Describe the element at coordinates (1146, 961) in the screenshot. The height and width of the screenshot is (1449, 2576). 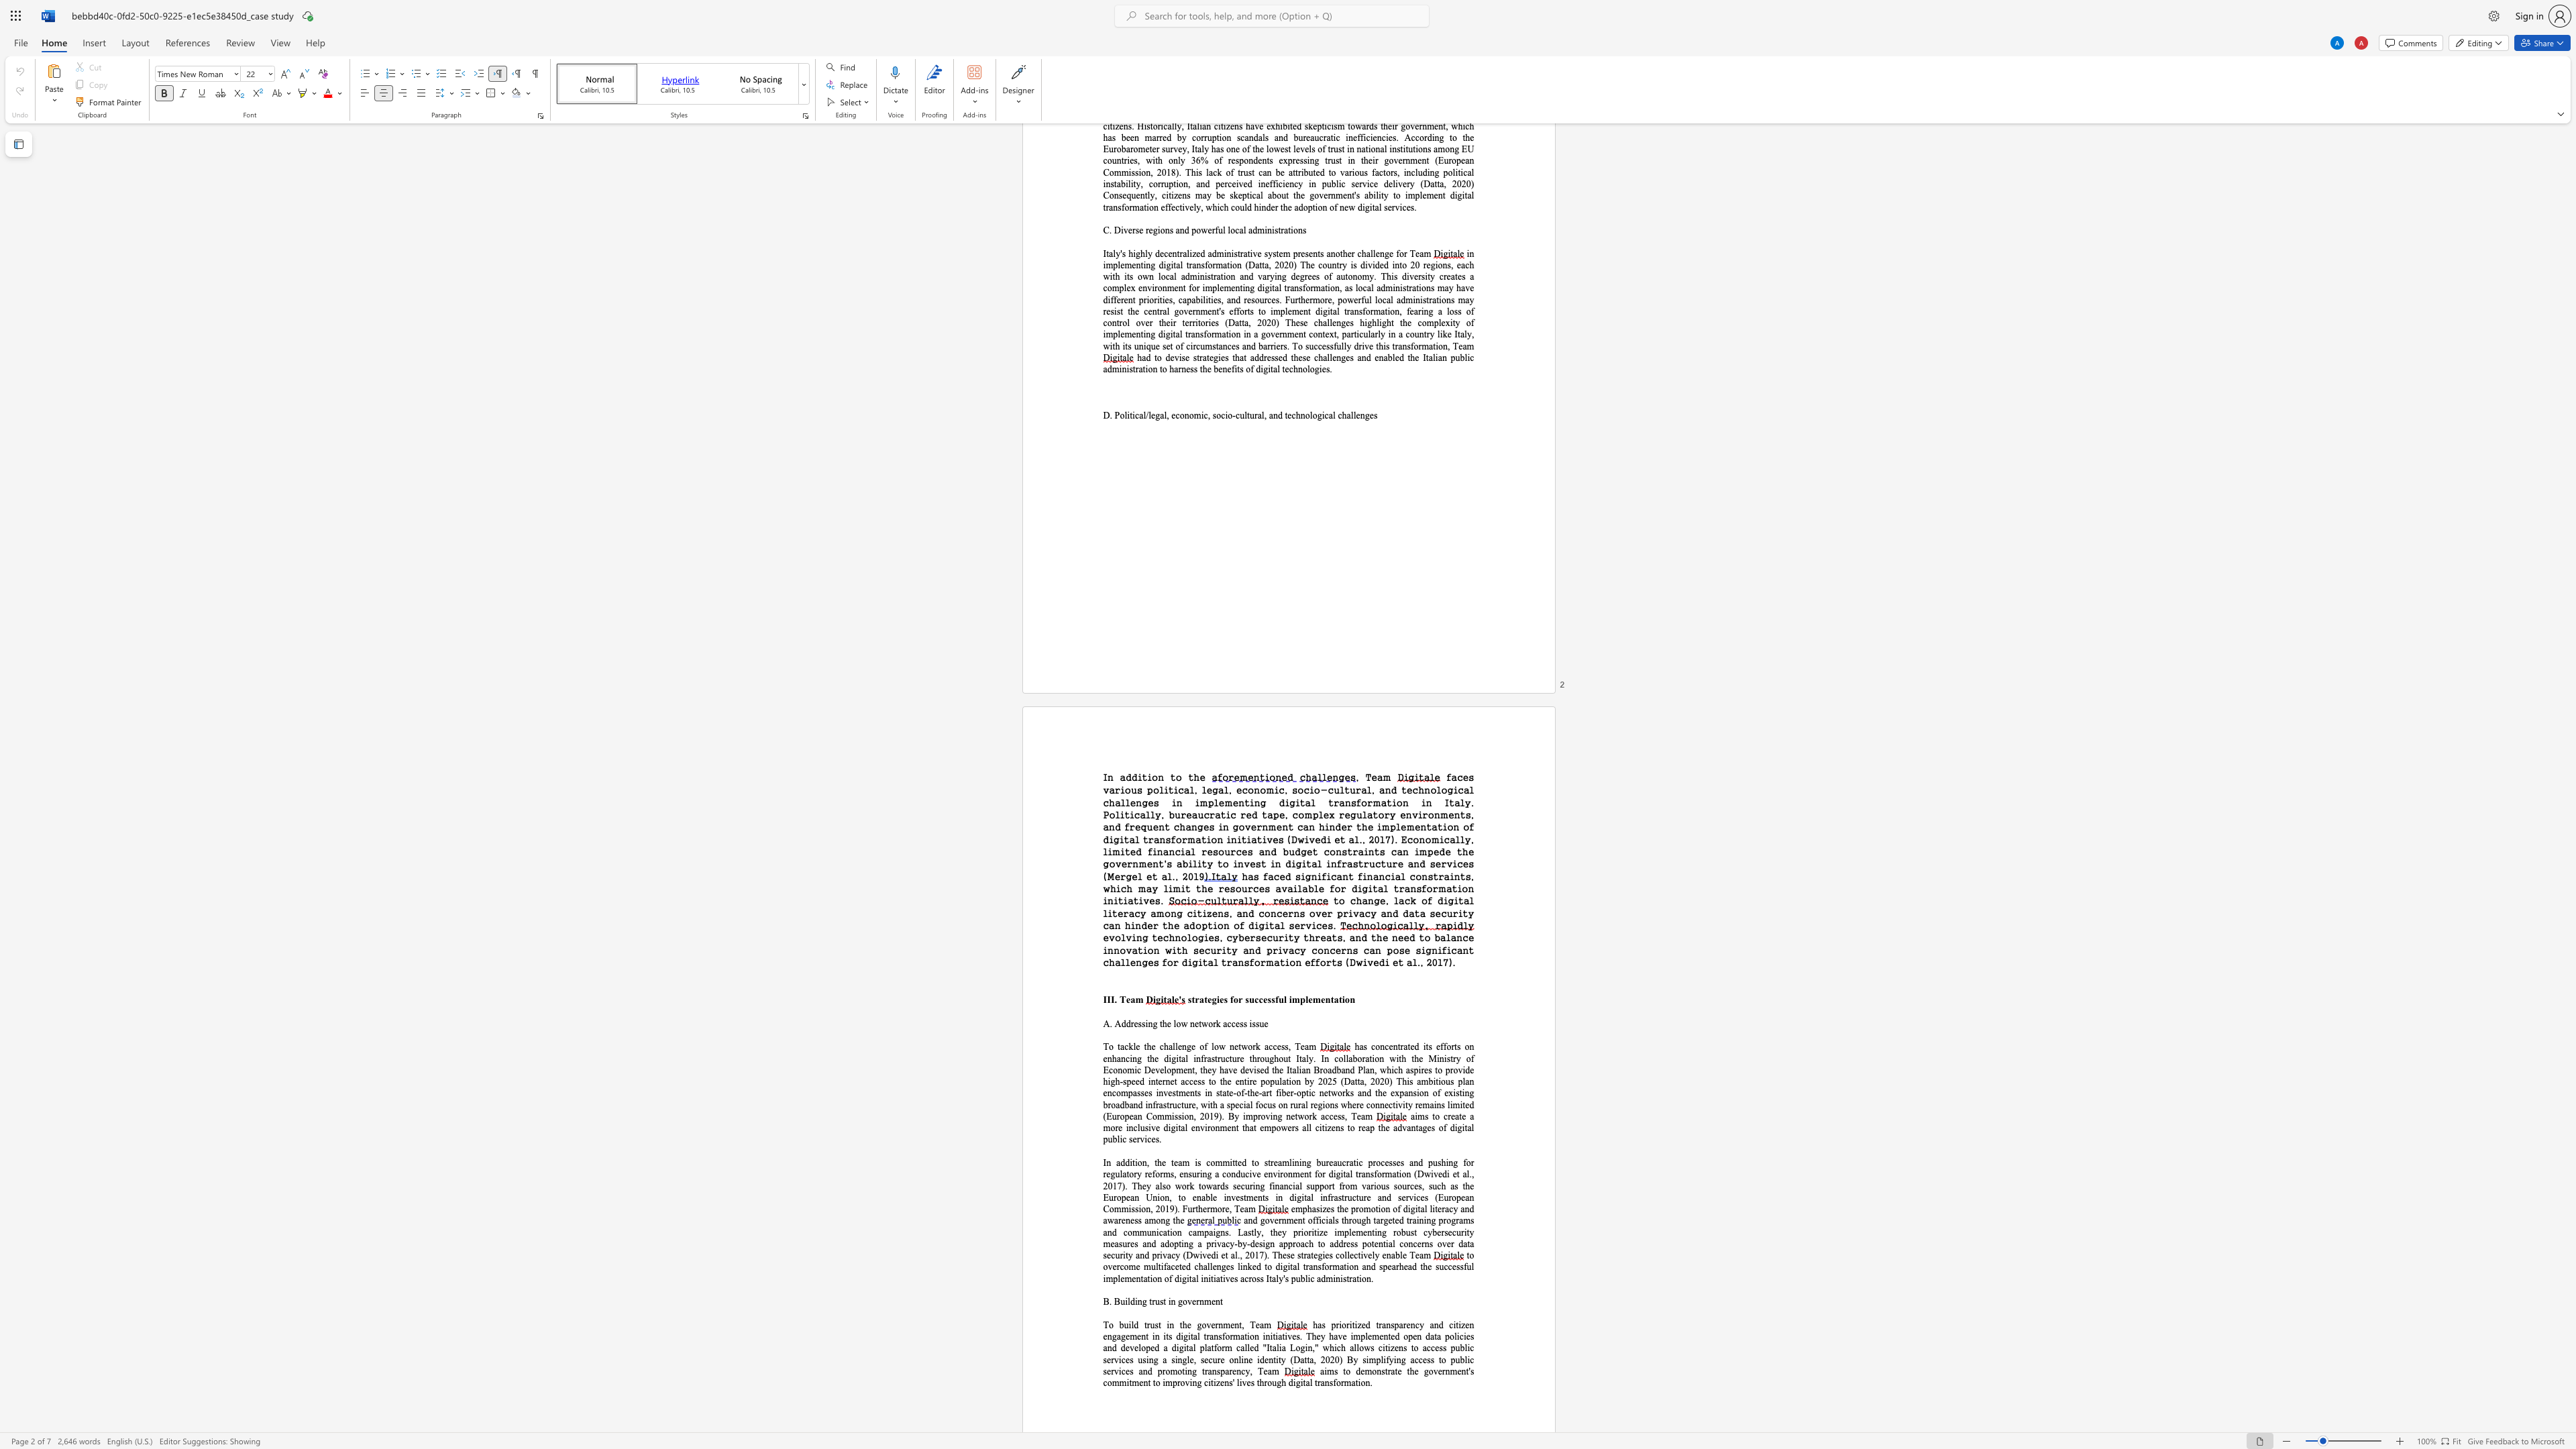
I see `the subset text "es for digital transformat" within the text "challenges for digital transformation efforts (Dwivedi et al., 2017)."` at that location.